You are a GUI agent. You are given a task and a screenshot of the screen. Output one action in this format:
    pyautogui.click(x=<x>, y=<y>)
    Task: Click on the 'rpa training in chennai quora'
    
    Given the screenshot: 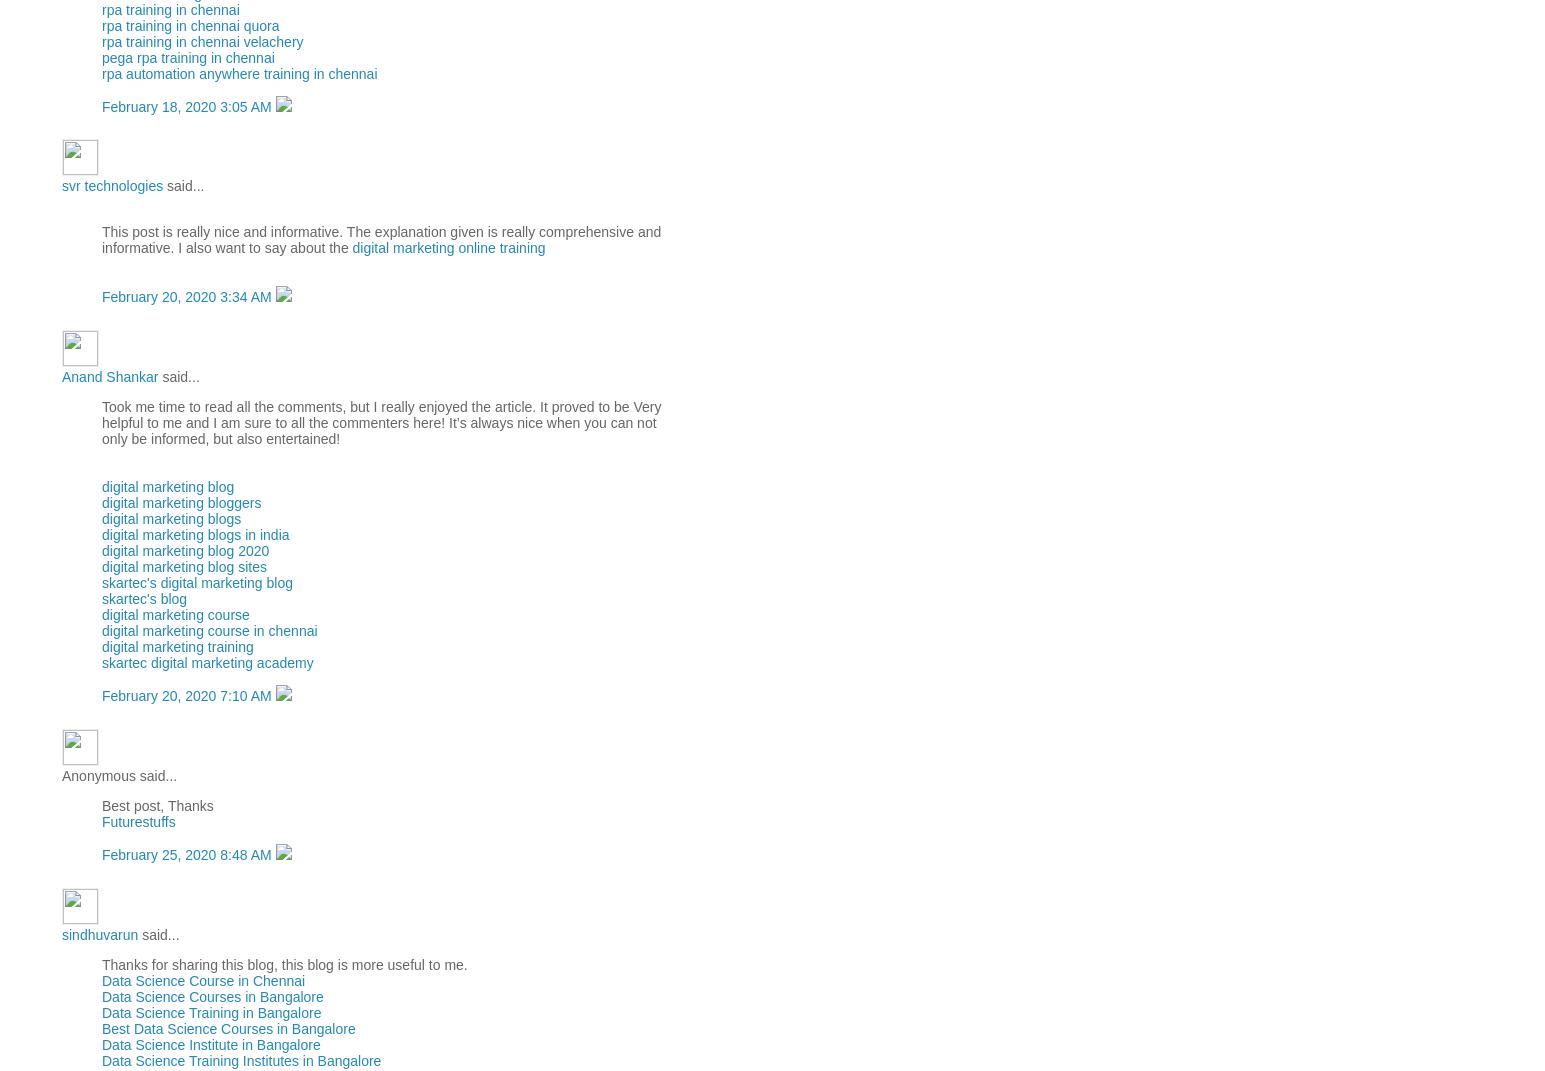 What is the action you would take?
    pyautogui.click(x=190, y=23)
    